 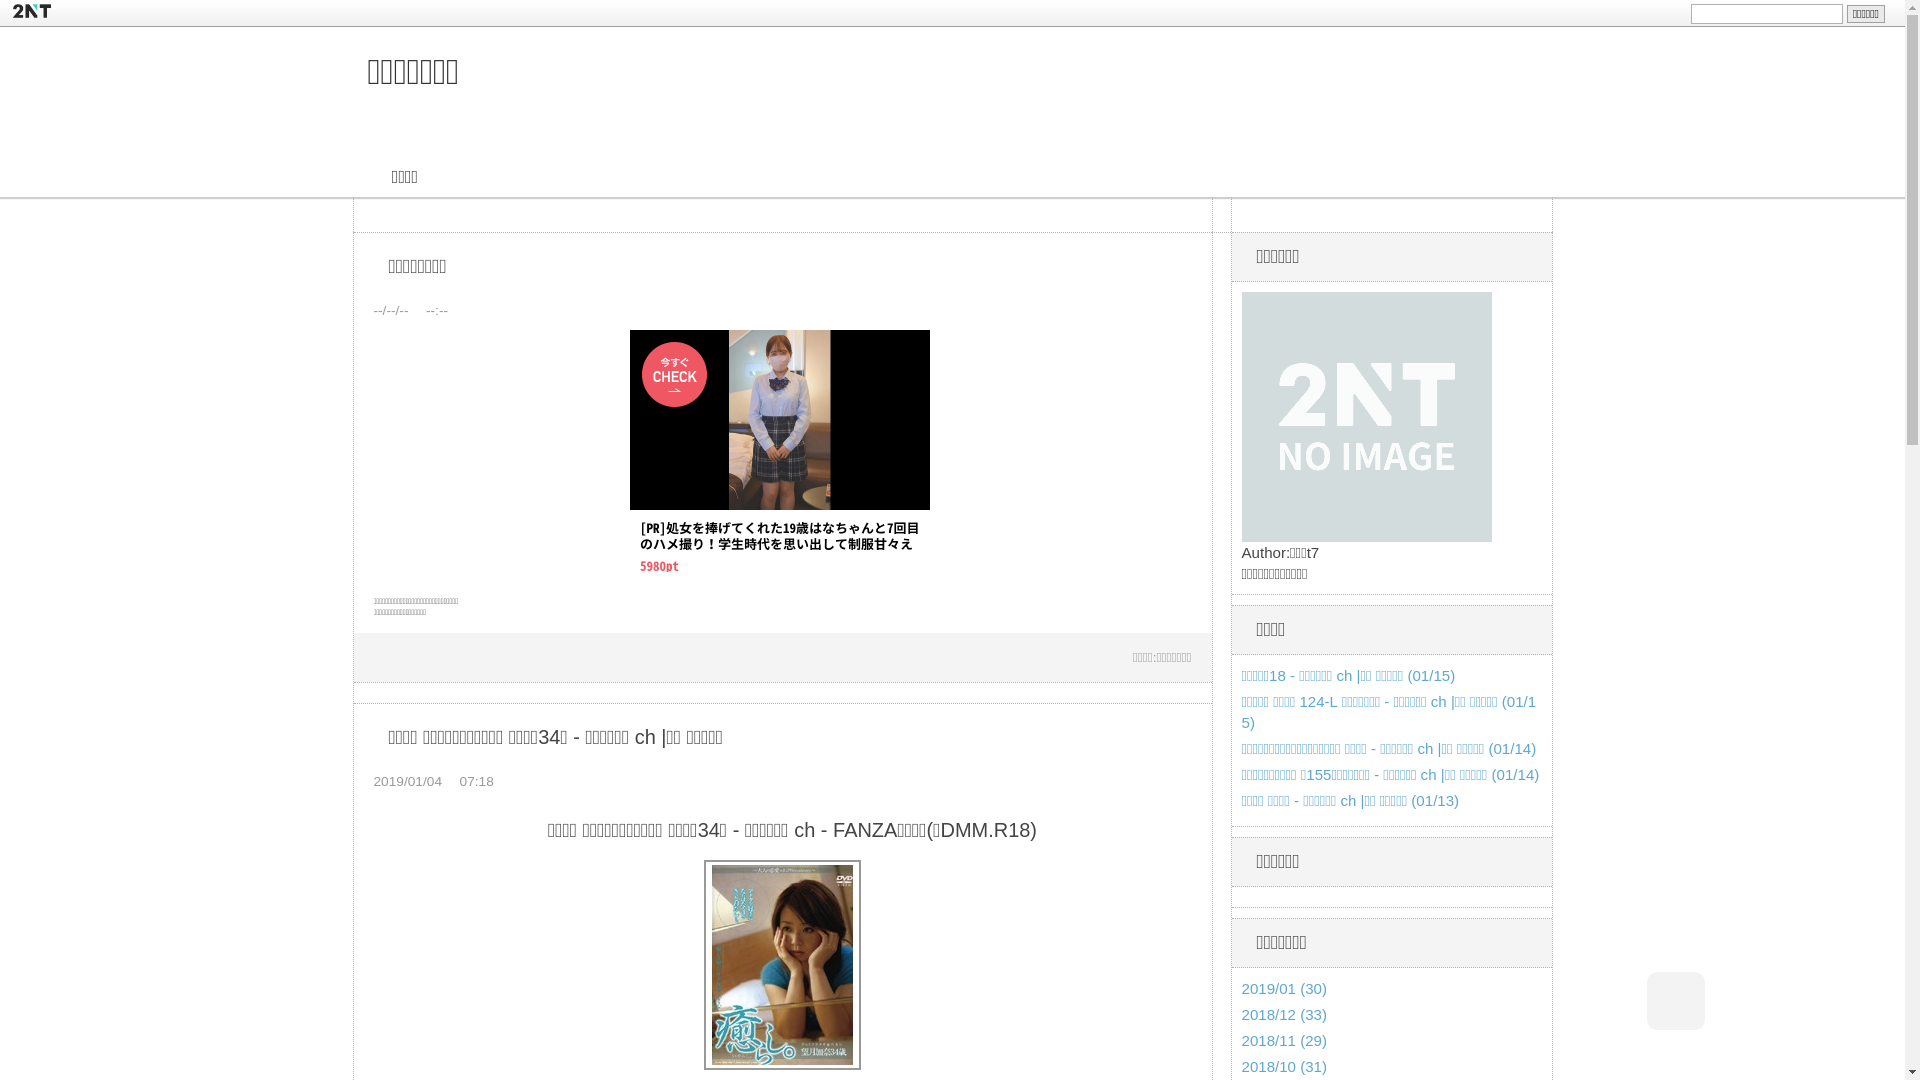 What do you see at coordinates (1241, 1014) in the screenshot?
I see `'2018/12 (33)'` at bounding box center [1241, 1014].